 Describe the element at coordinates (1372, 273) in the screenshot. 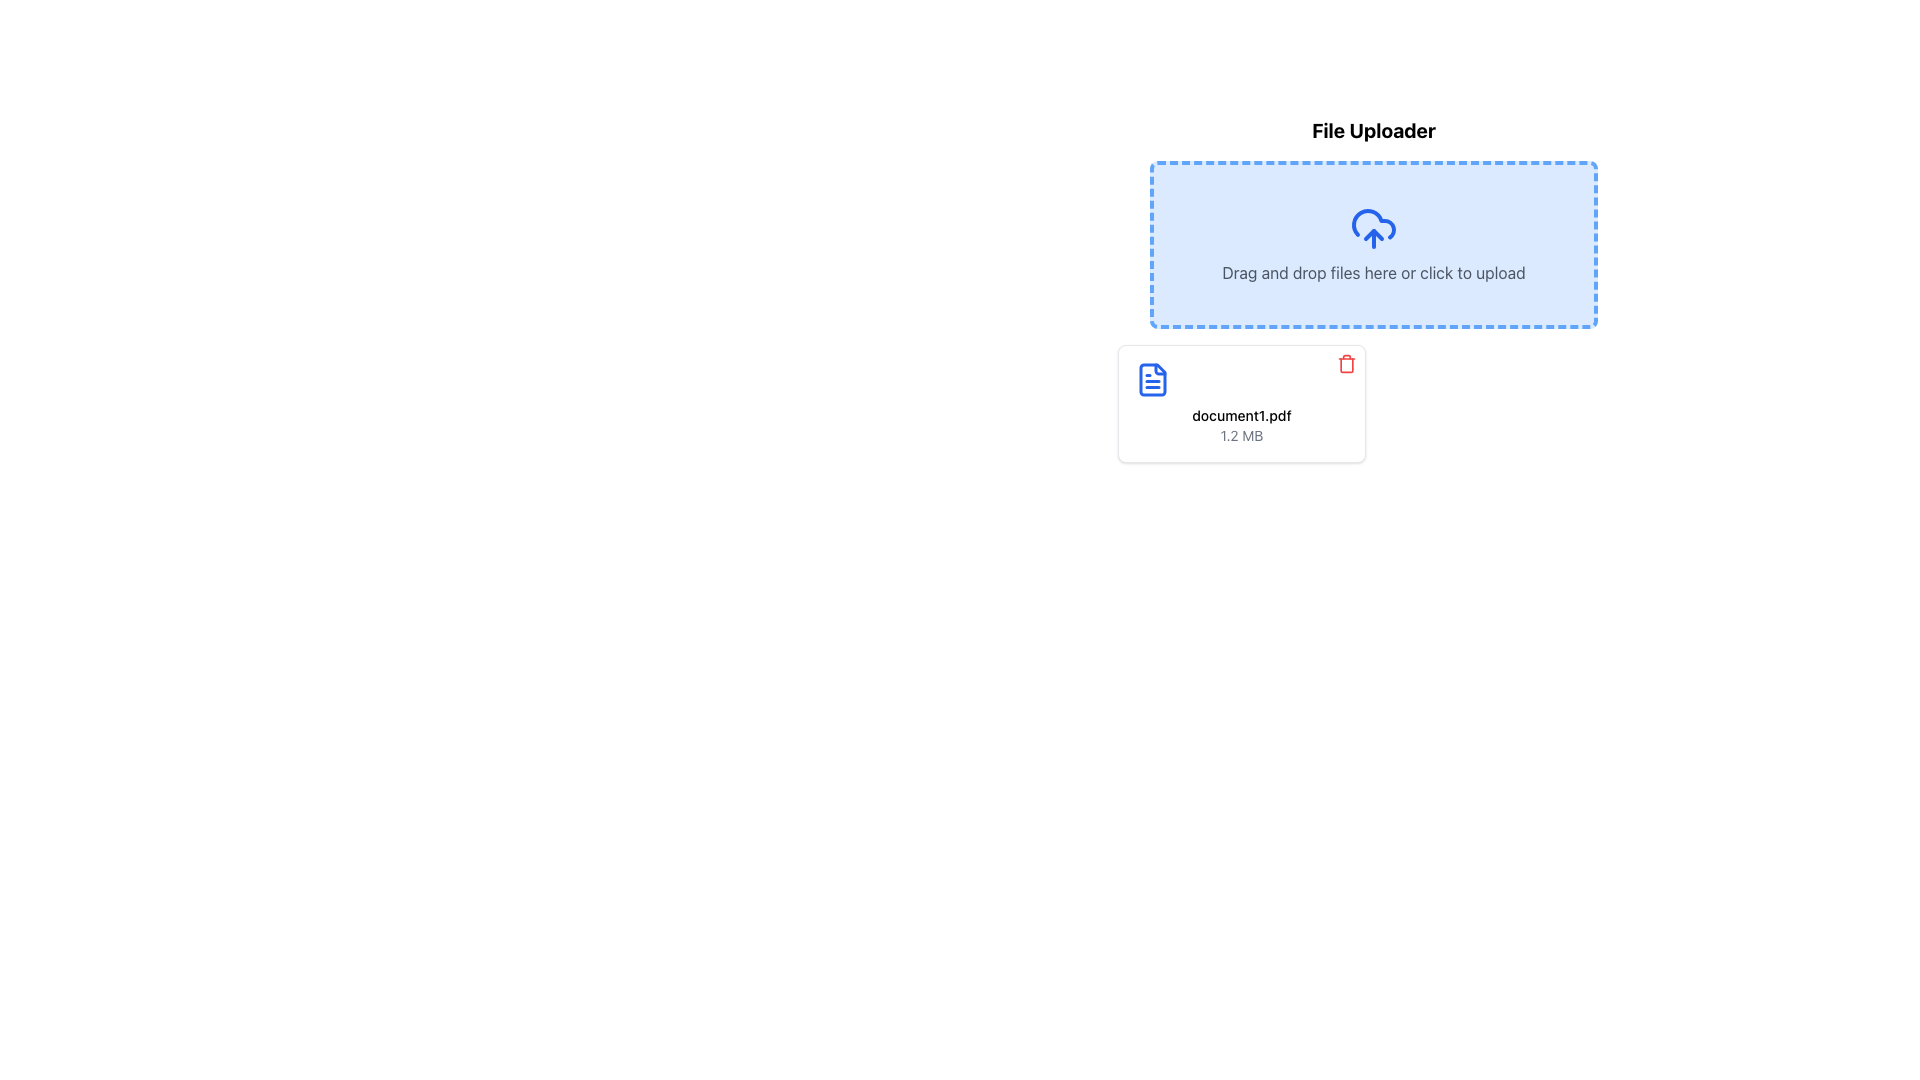

I see `static text label that instructs 'Drag and drop files here or click to upload', located within the file upload panel` at that location.